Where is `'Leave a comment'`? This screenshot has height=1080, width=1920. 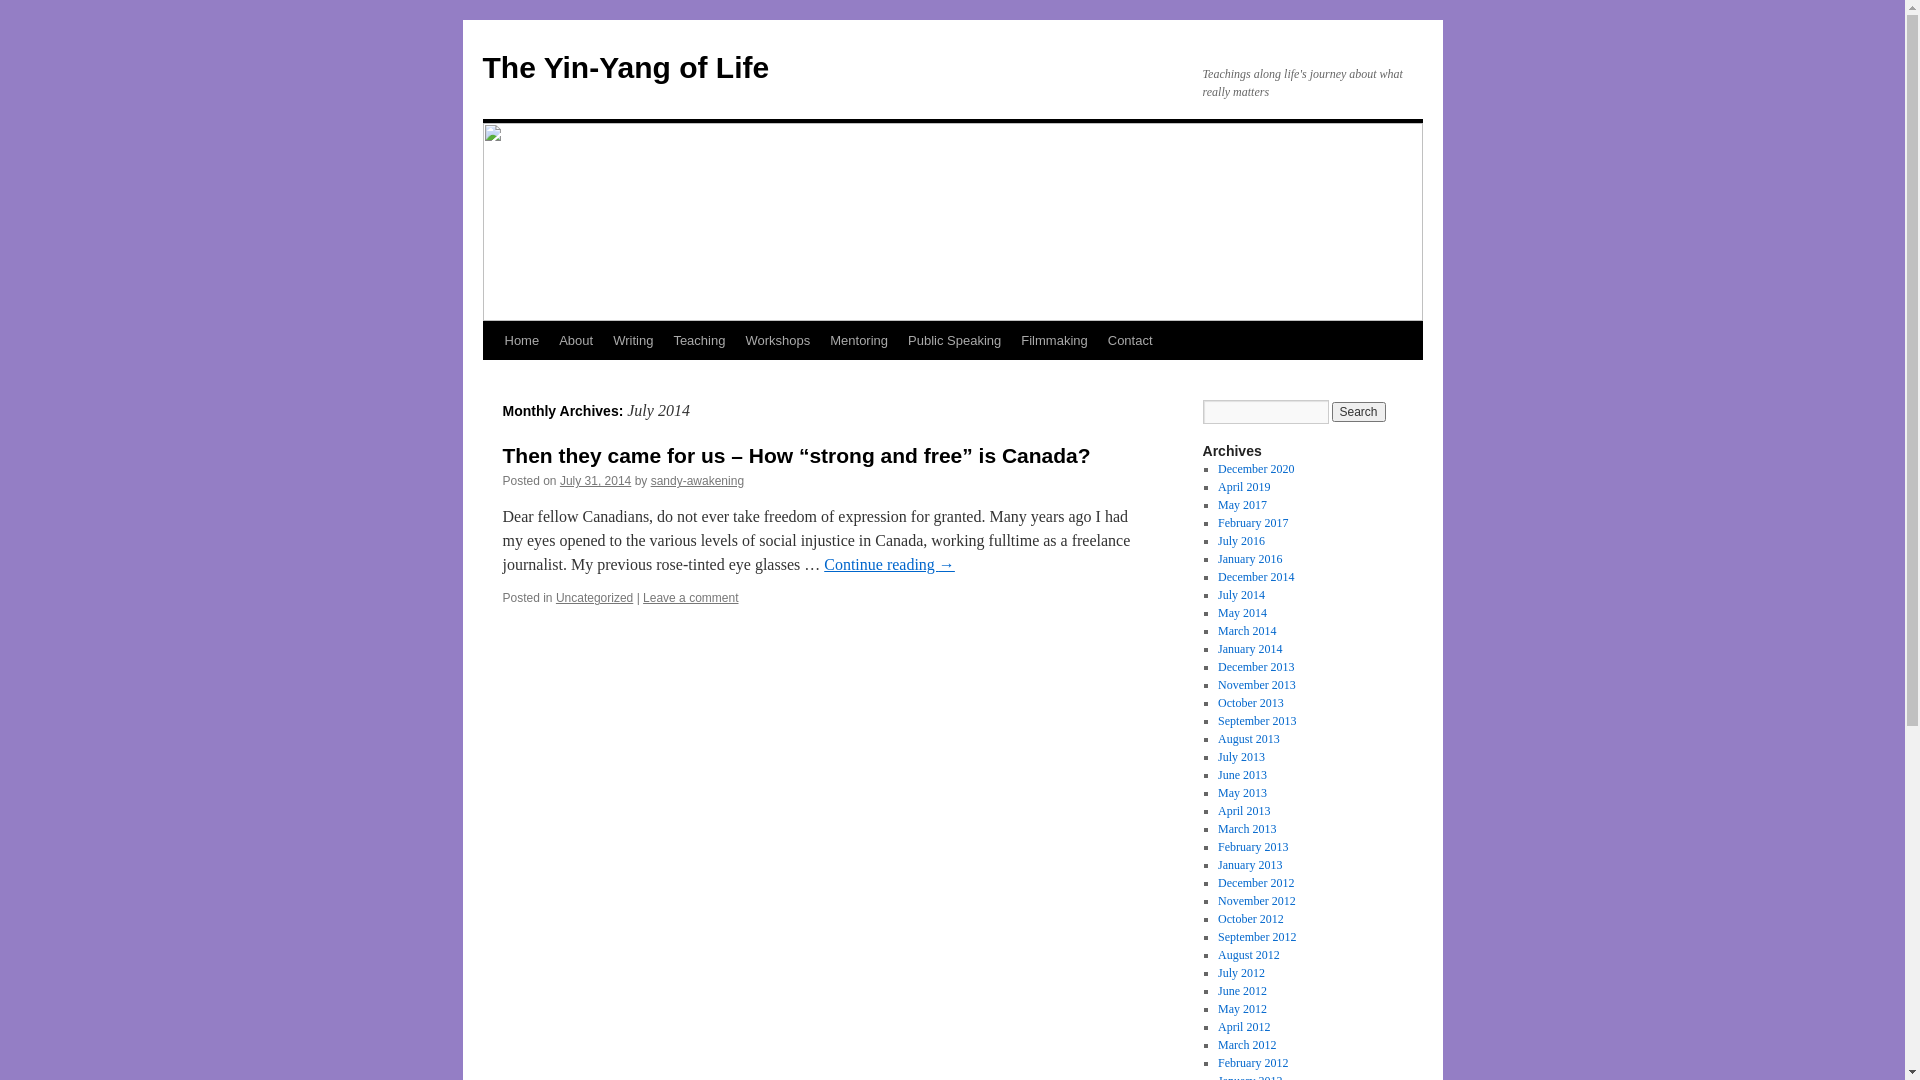 'Leave a comment' is located at coordinates (643, 596).